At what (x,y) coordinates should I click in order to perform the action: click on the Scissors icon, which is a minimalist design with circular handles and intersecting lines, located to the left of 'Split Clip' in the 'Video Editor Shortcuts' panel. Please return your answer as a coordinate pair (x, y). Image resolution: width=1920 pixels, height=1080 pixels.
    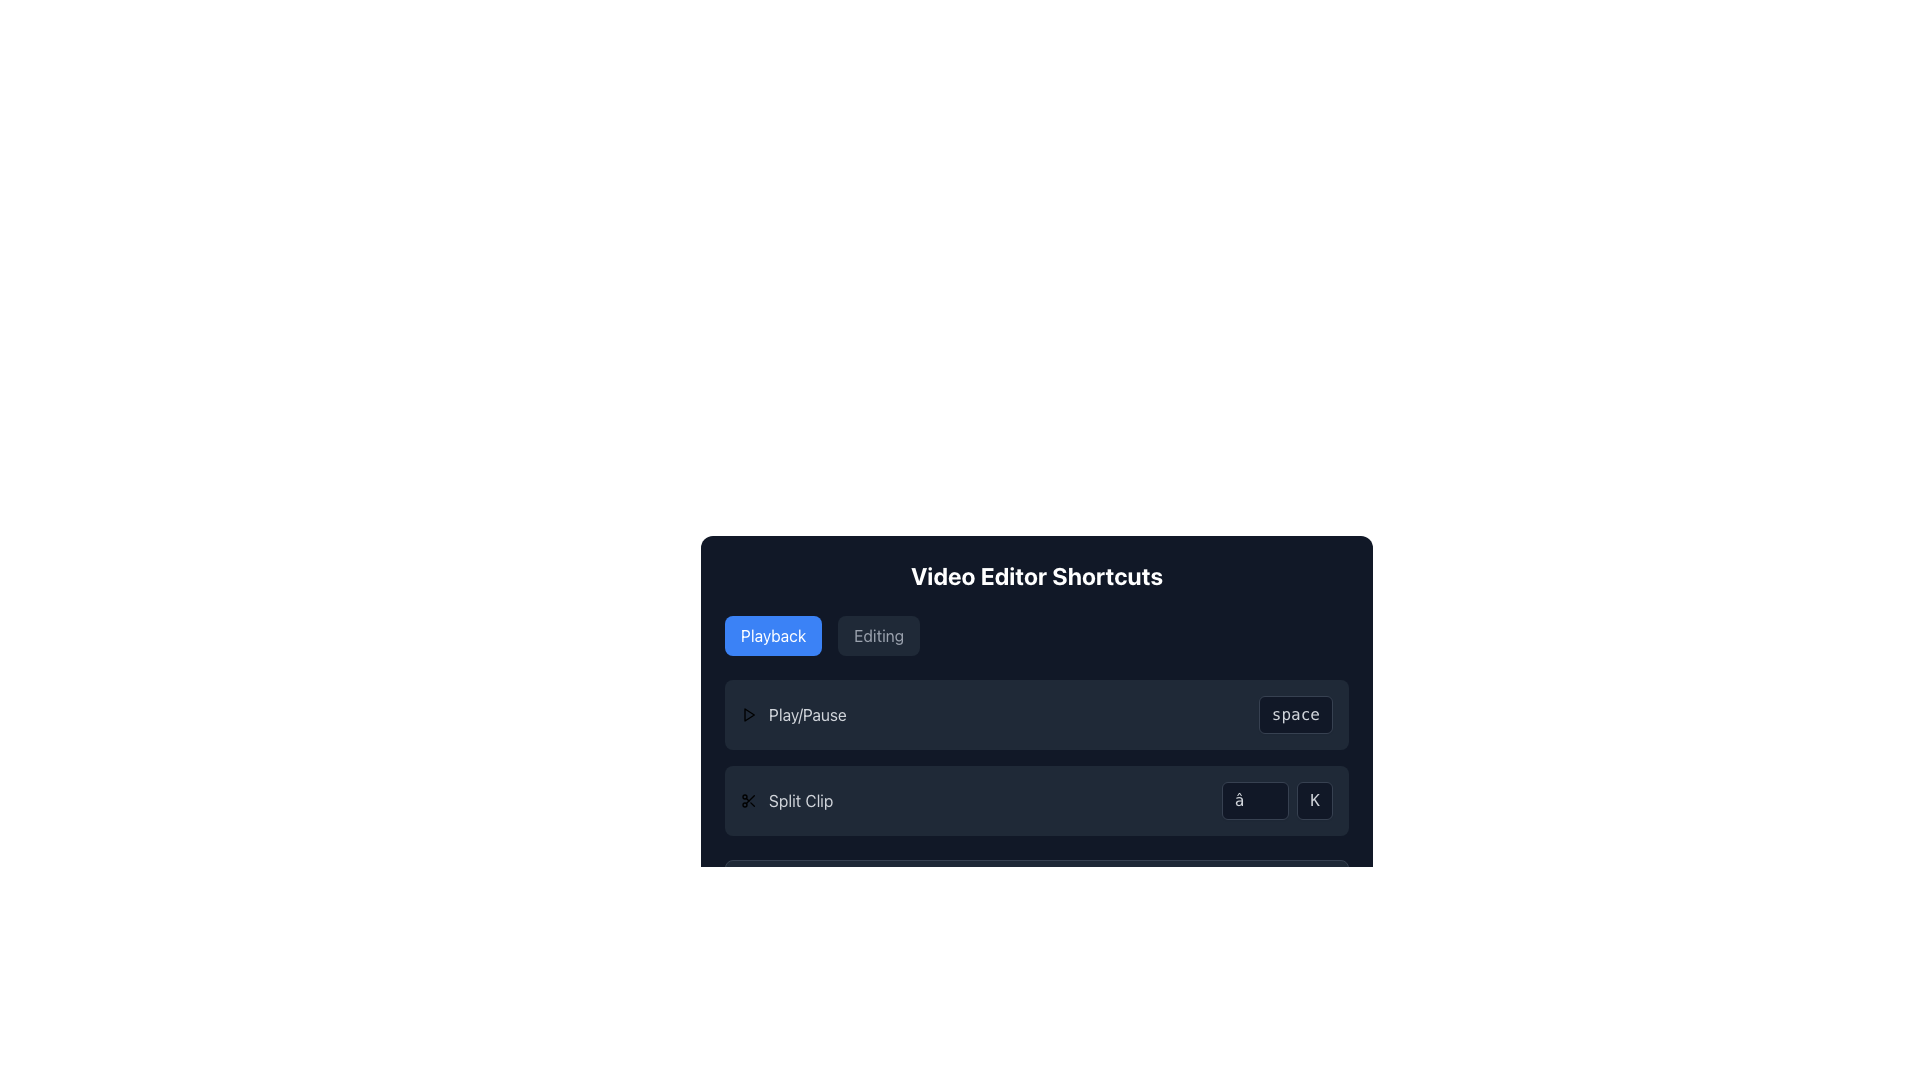
    Looking at the image, I should click on (747, 800).